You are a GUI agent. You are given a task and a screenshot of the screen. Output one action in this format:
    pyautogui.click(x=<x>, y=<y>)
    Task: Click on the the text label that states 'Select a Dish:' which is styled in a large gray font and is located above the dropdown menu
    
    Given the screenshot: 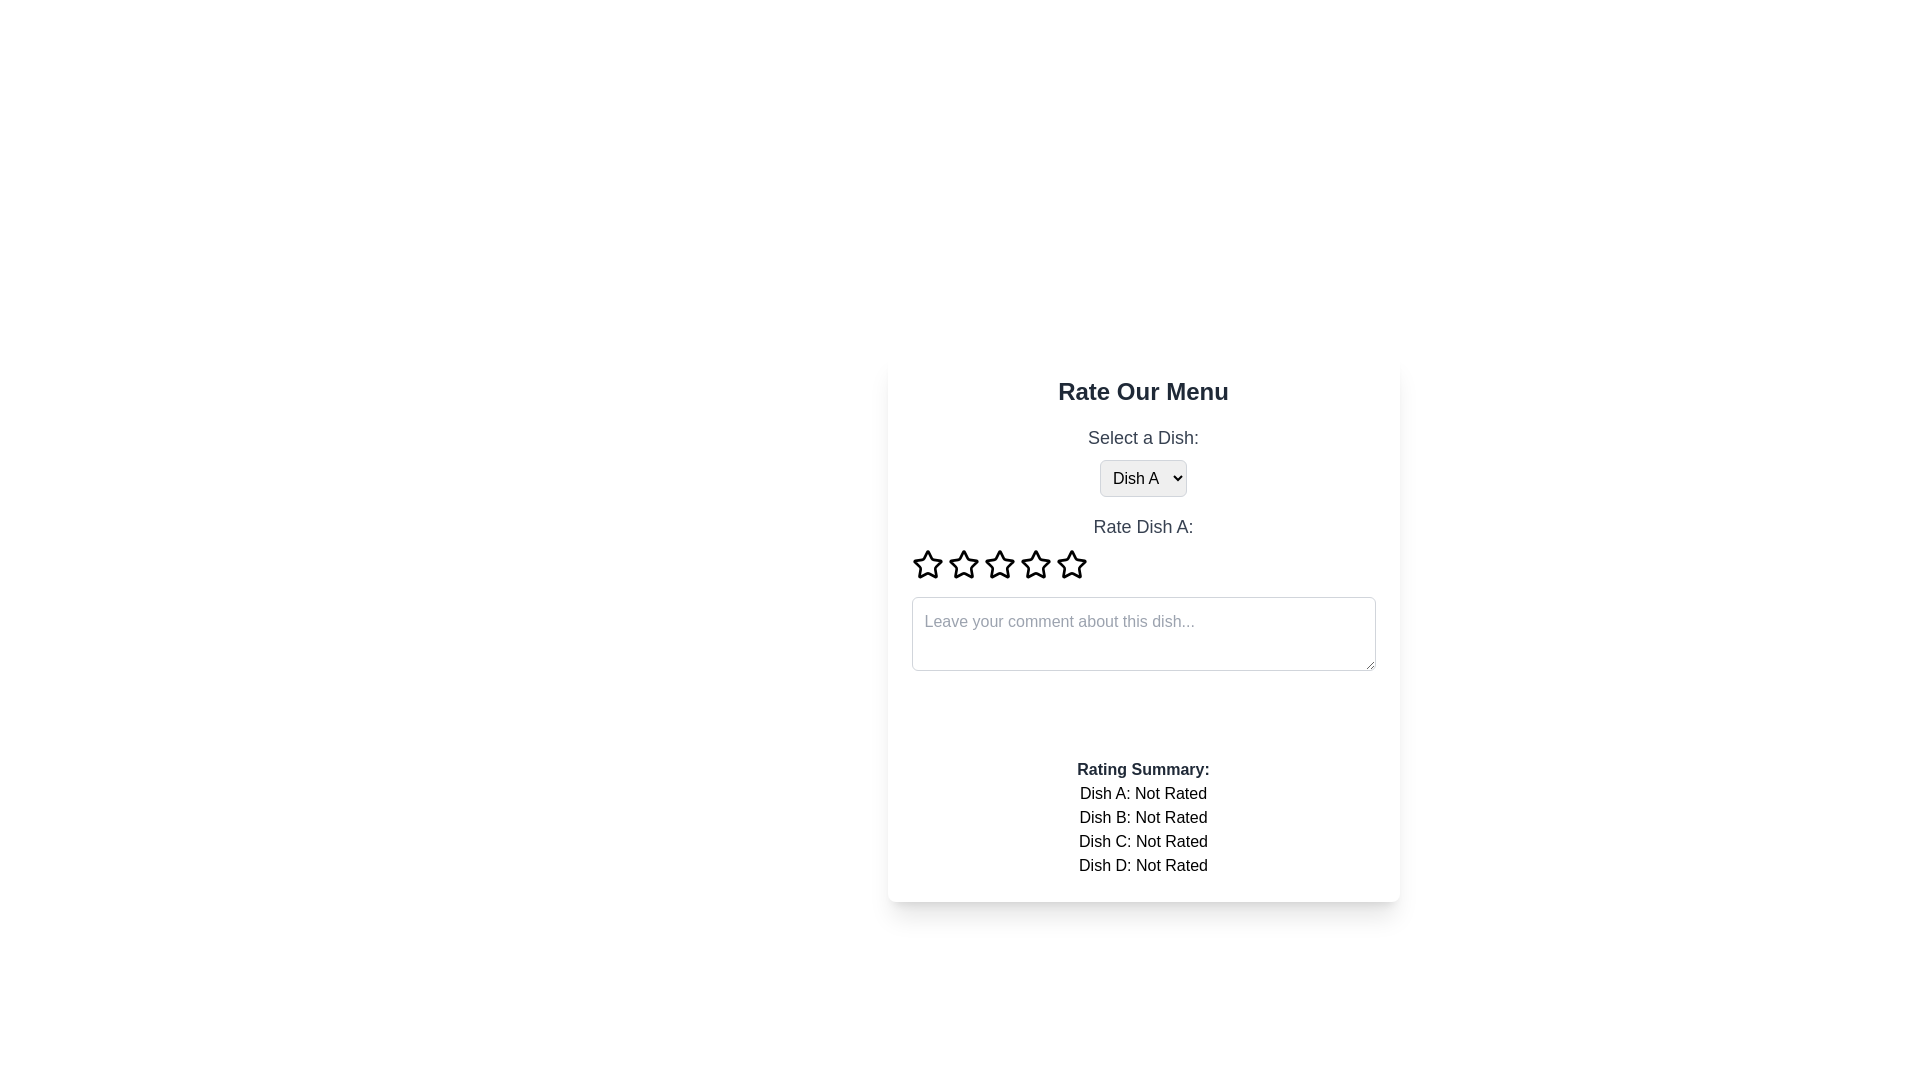 What is the action you would take?
    pyautogui.click(x=1143, y=437)
    